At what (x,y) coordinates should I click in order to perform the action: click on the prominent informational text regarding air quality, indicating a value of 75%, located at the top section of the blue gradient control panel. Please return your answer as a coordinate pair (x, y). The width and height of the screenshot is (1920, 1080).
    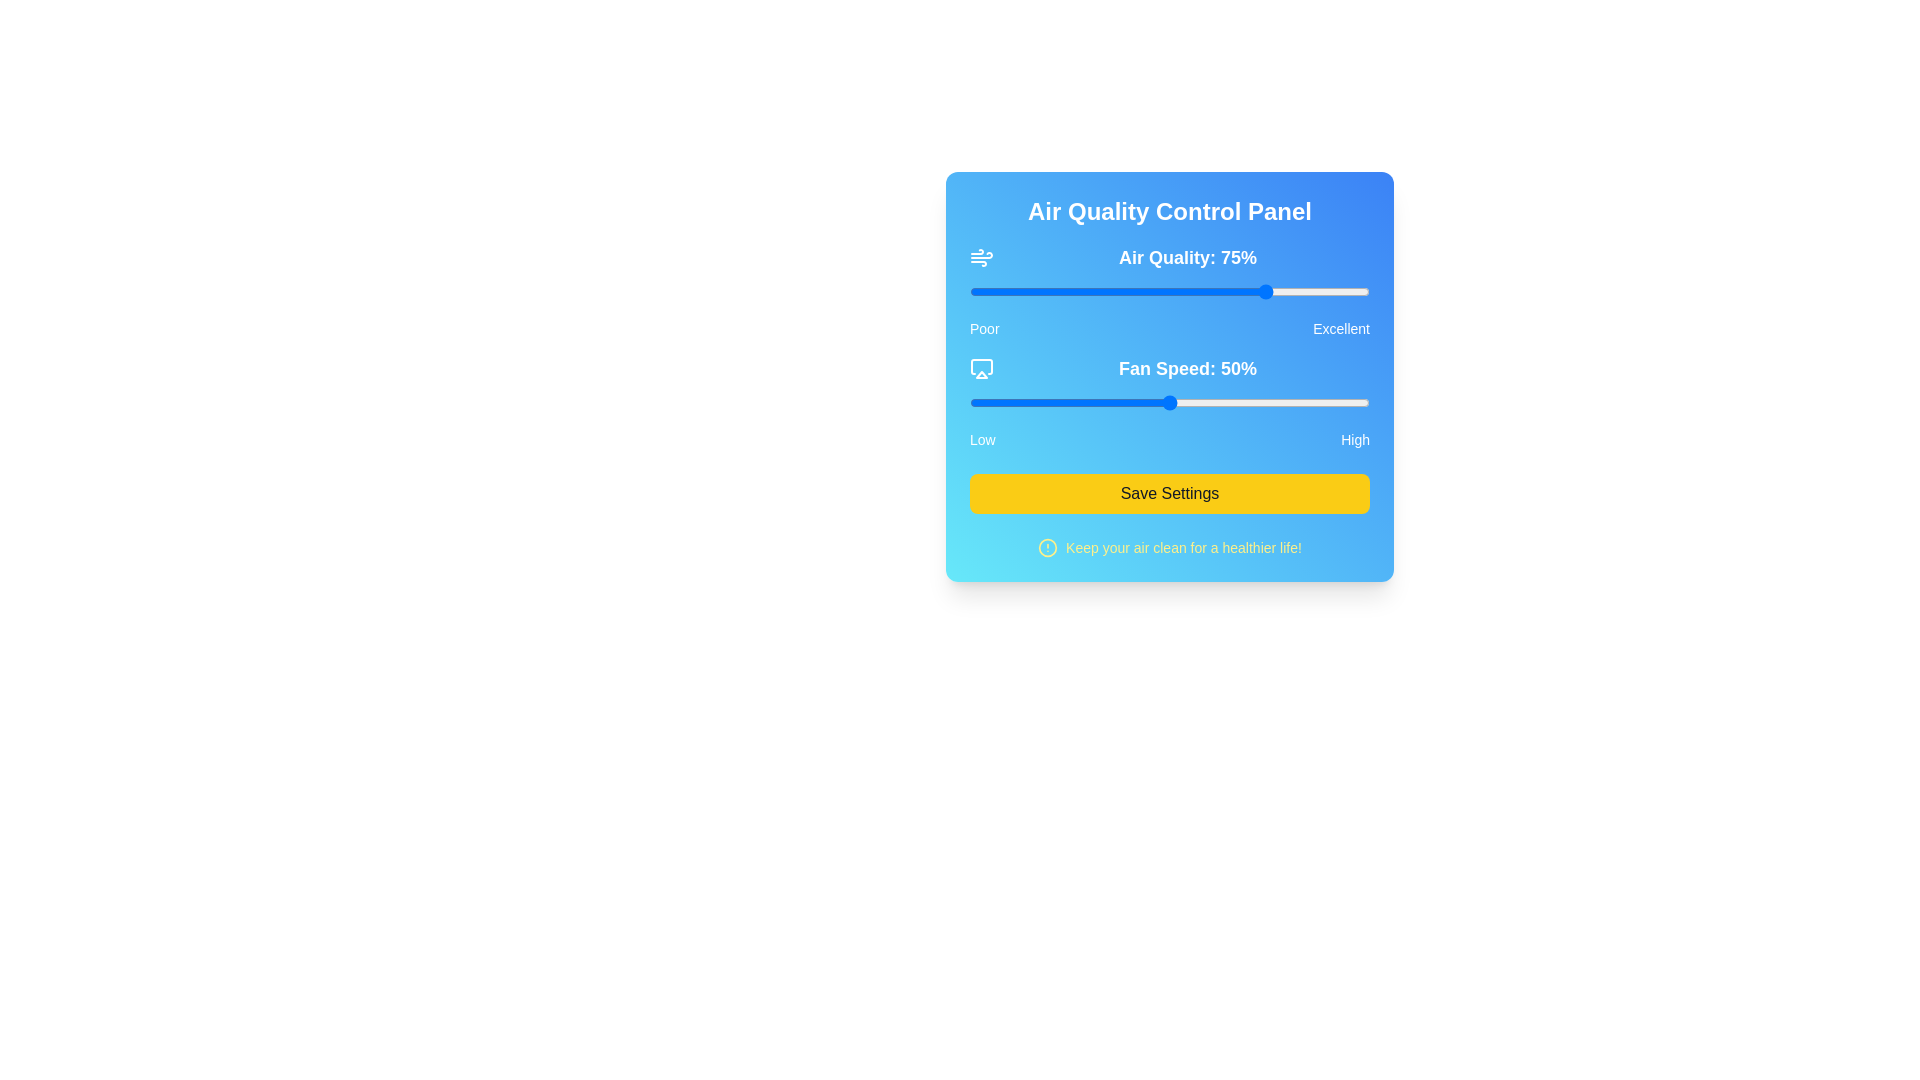
    Looking at the image, I should click on (1170, 257).